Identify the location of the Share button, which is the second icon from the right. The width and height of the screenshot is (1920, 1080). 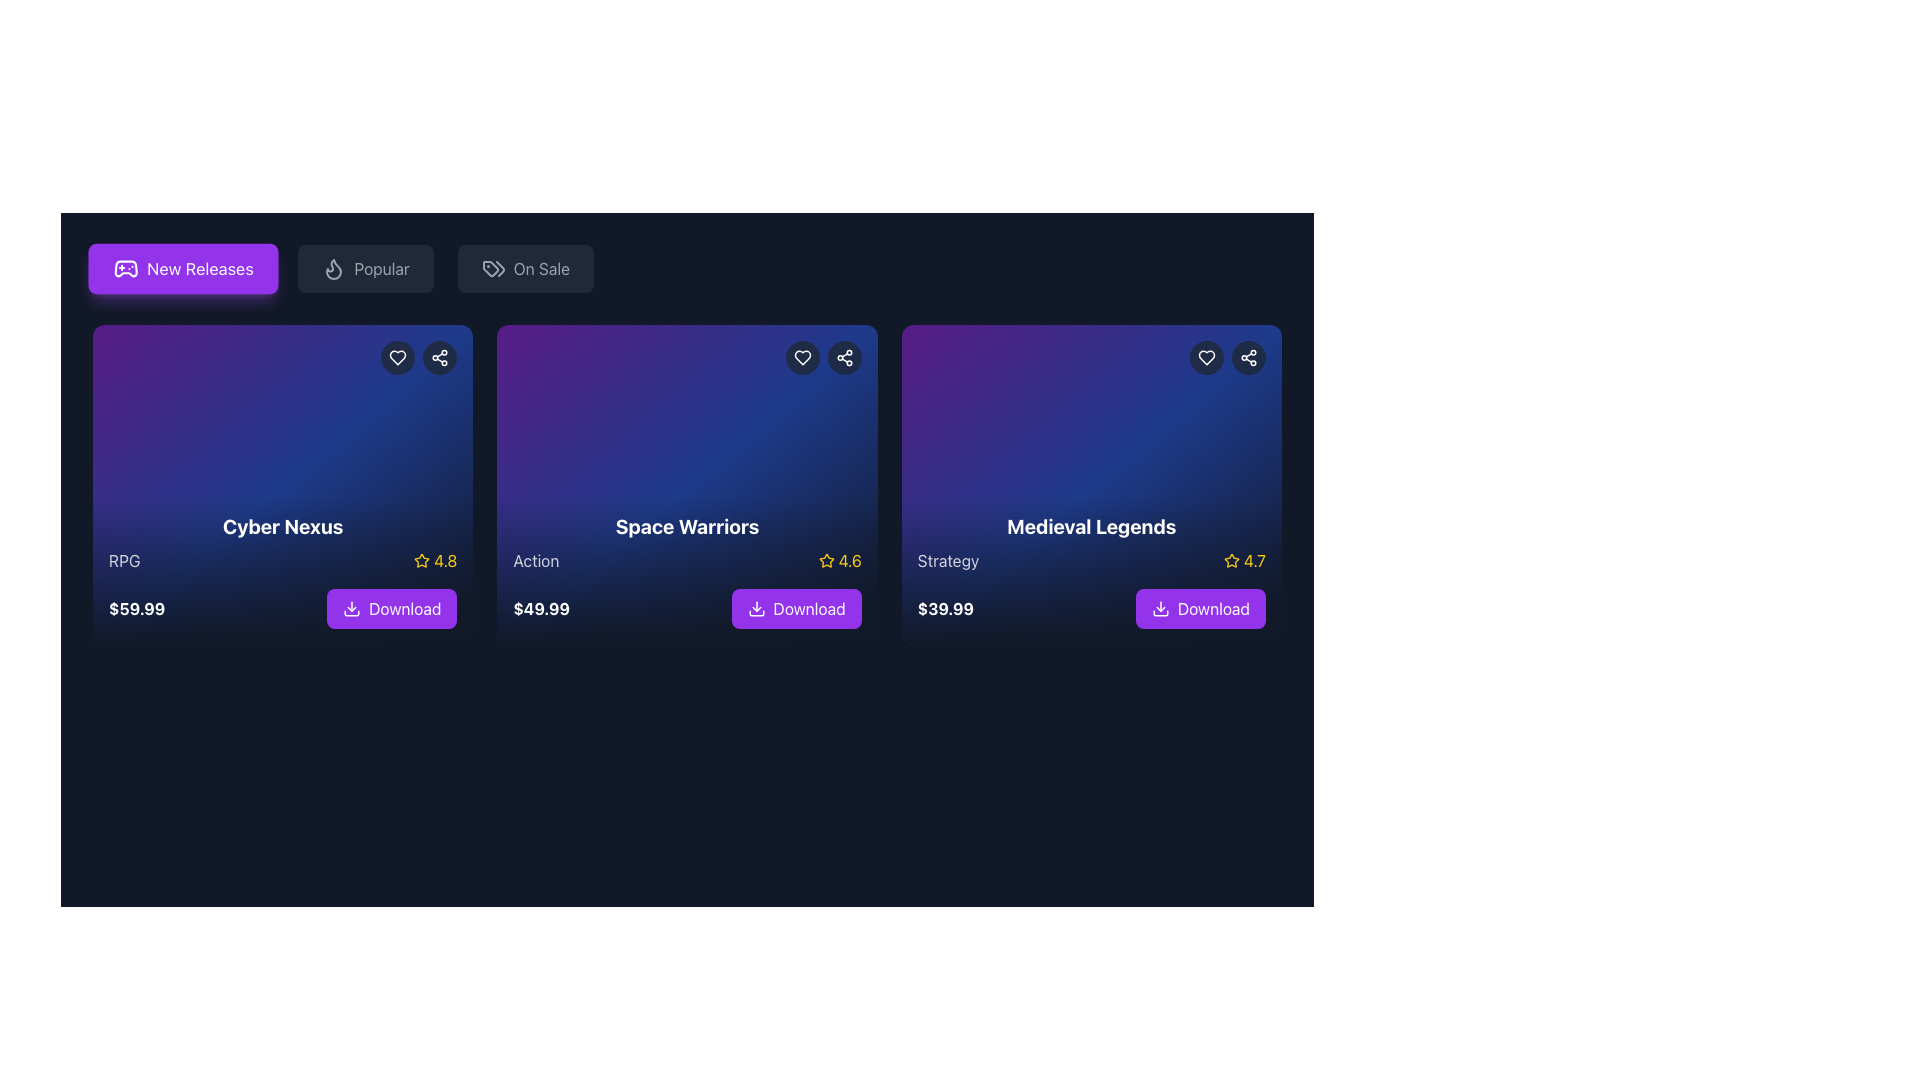
(1247, 357).